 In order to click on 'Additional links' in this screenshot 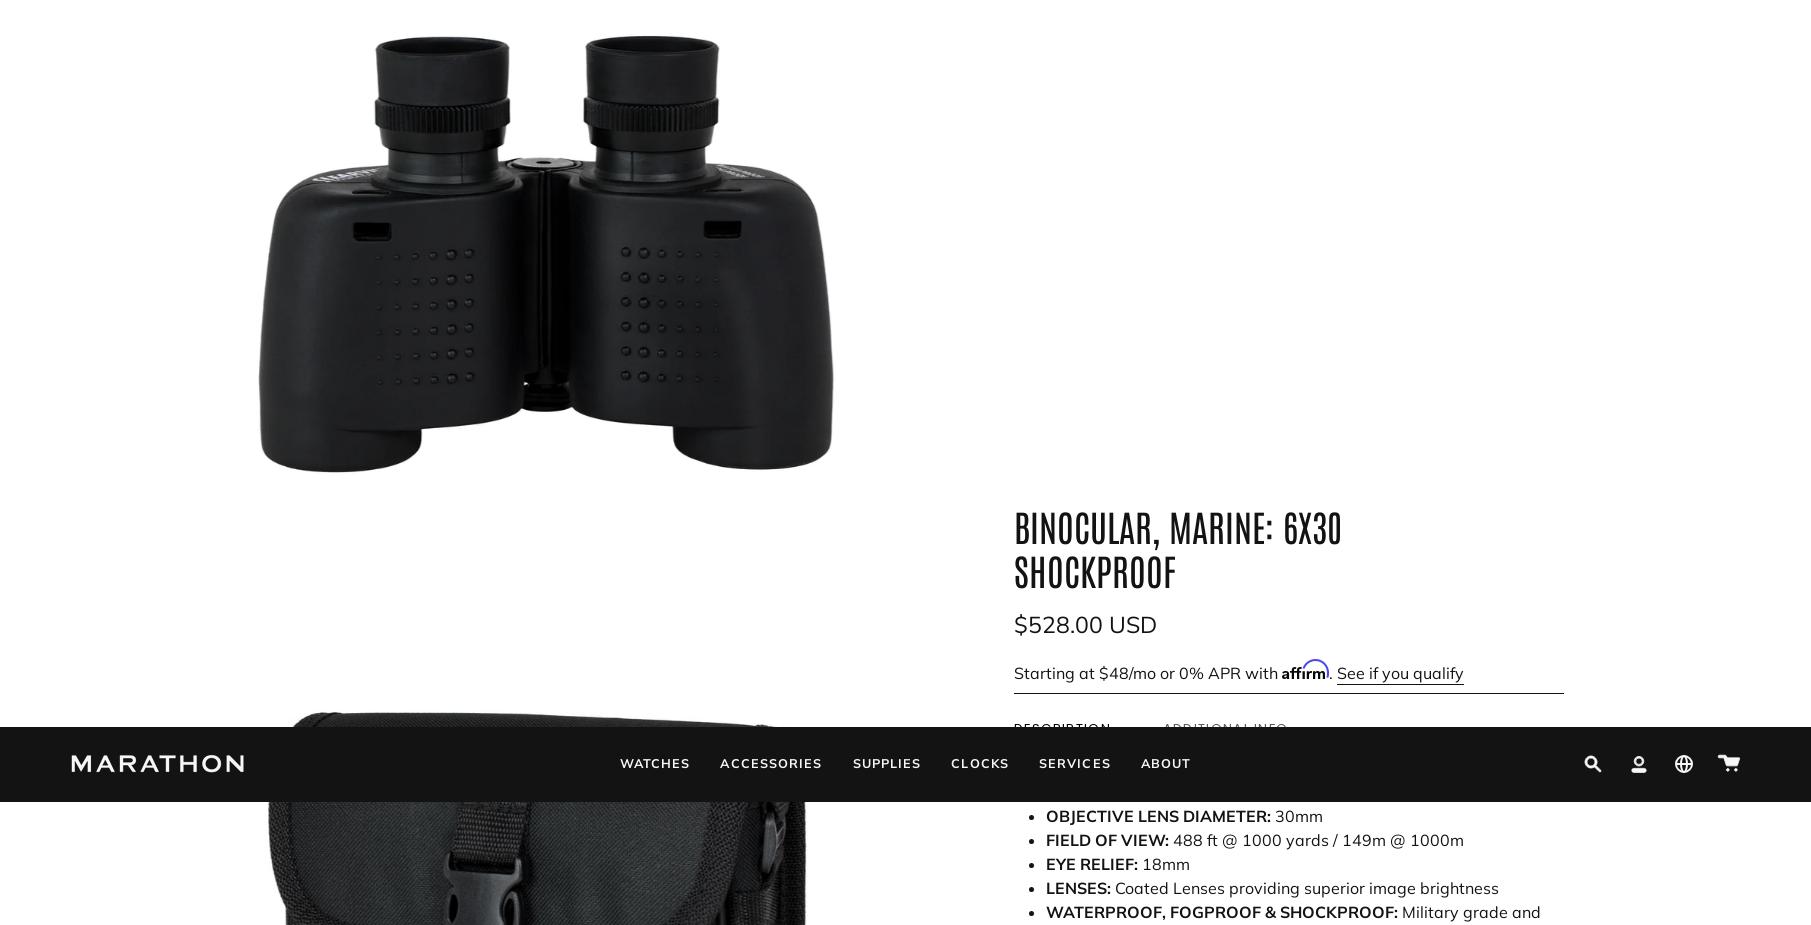, I will do `click(718, 601)`.